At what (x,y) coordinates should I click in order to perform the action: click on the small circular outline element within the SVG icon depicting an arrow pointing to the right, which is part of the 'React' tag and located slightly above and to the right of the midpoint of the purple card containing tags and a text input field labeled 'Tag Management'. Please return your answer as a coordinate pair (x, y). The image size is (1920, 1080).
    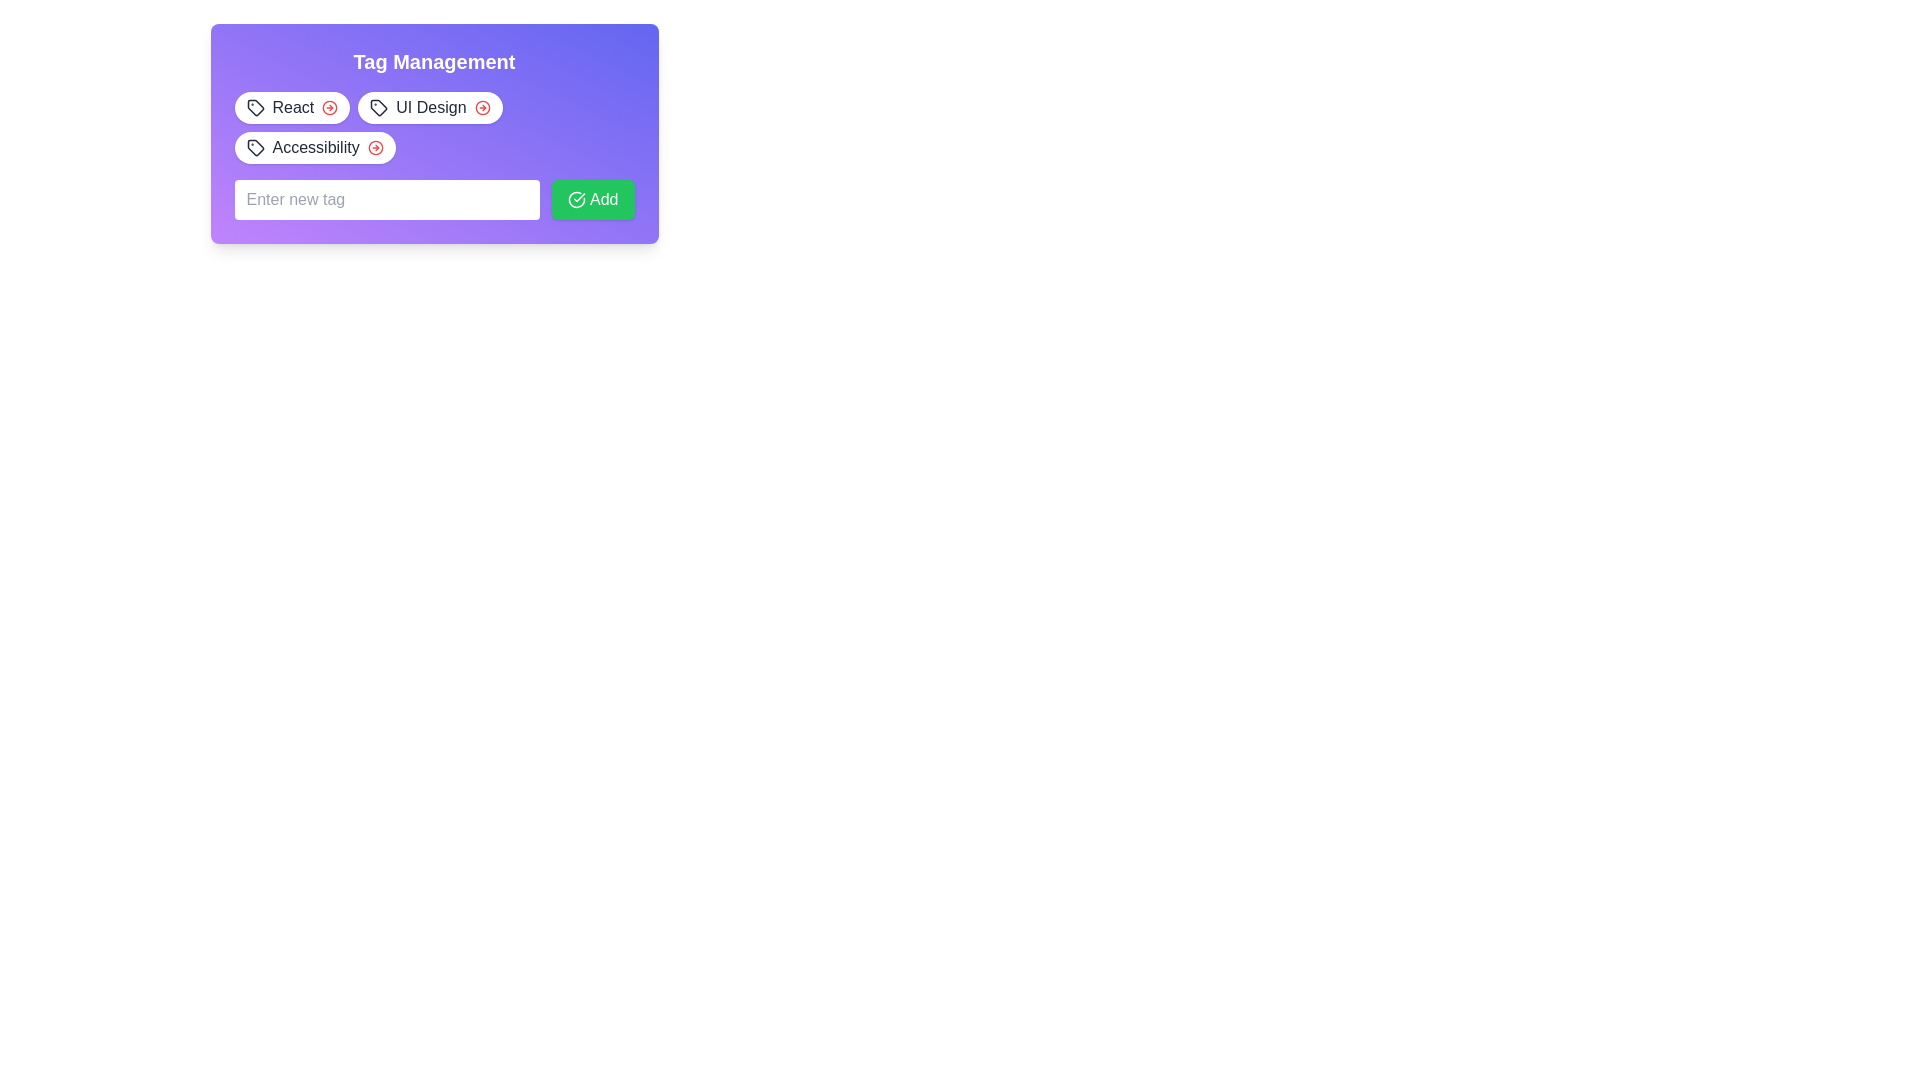
    Looking at the image, I should click on (330, 108).